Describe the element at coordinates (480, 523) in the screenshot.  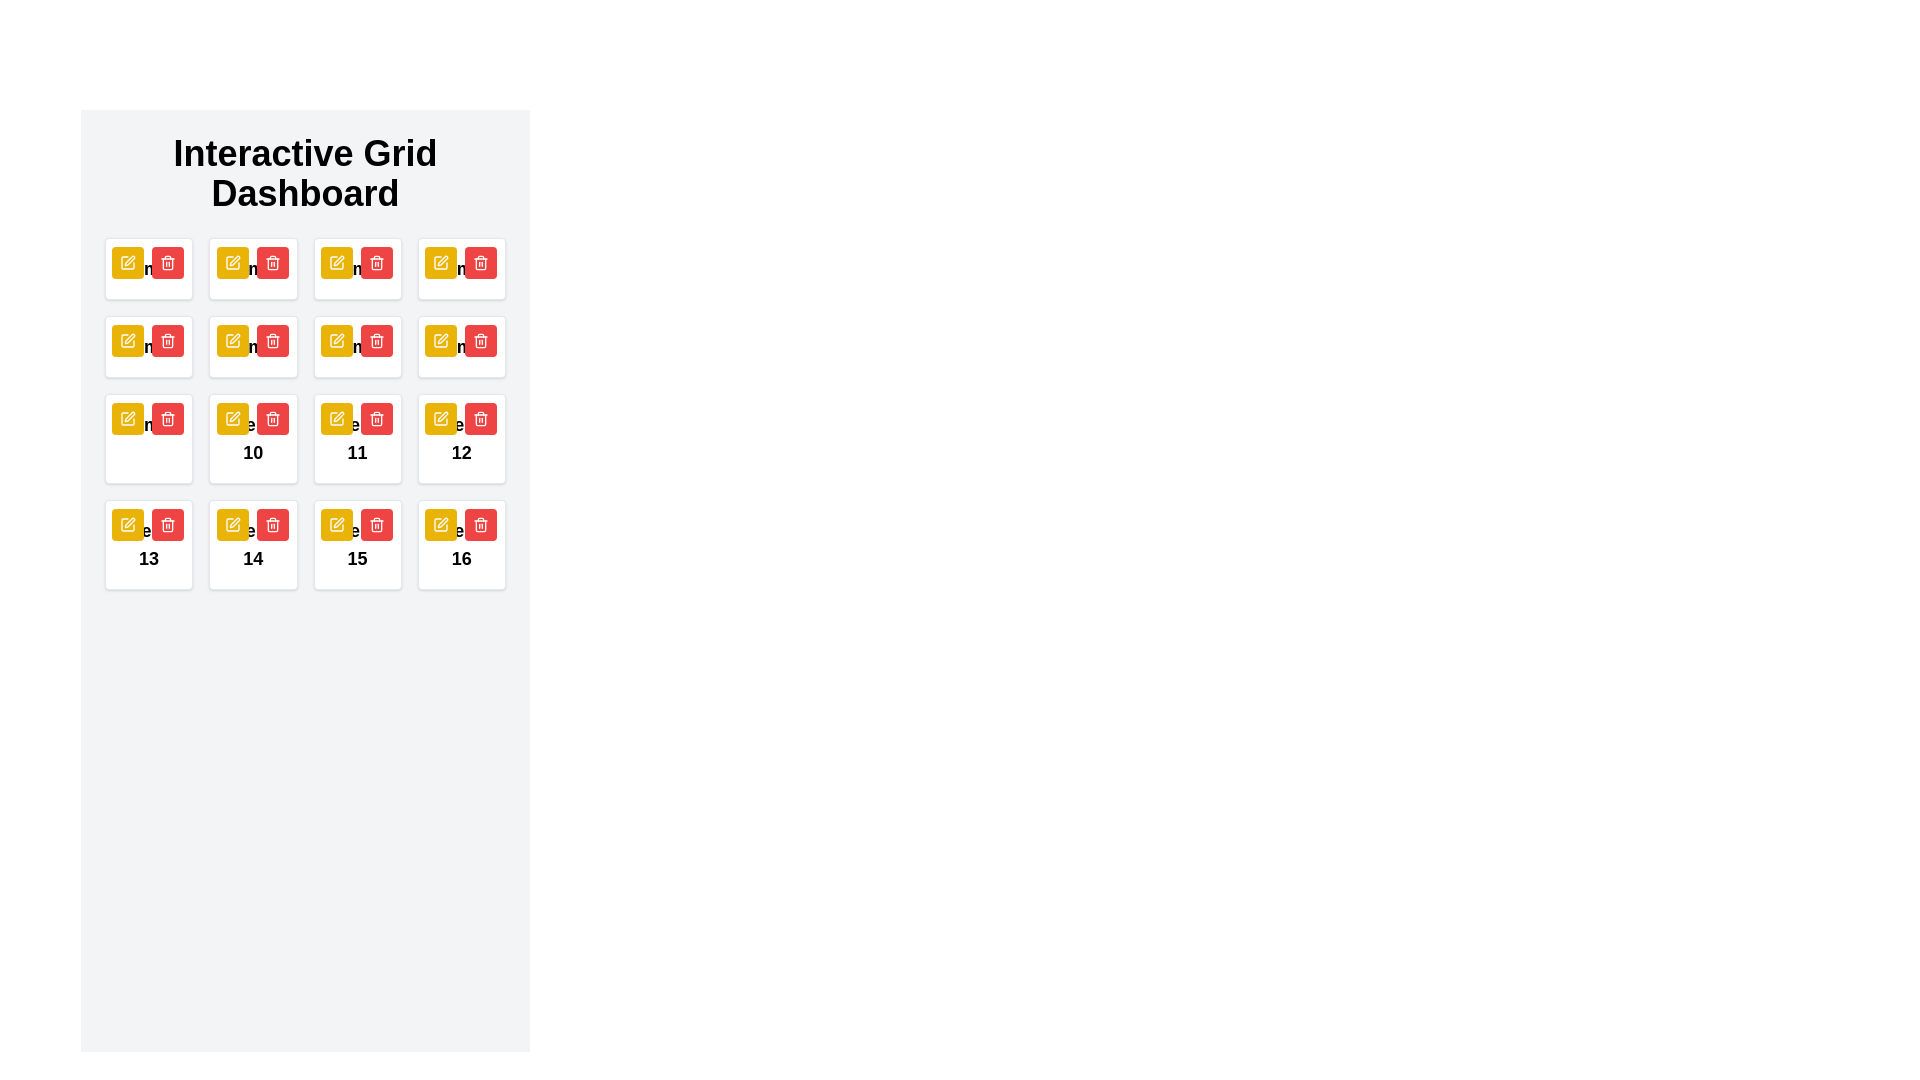
I see `the delete button located in the third row and second column of the Interactive Grid Dashboard to receive feedback` at that location.